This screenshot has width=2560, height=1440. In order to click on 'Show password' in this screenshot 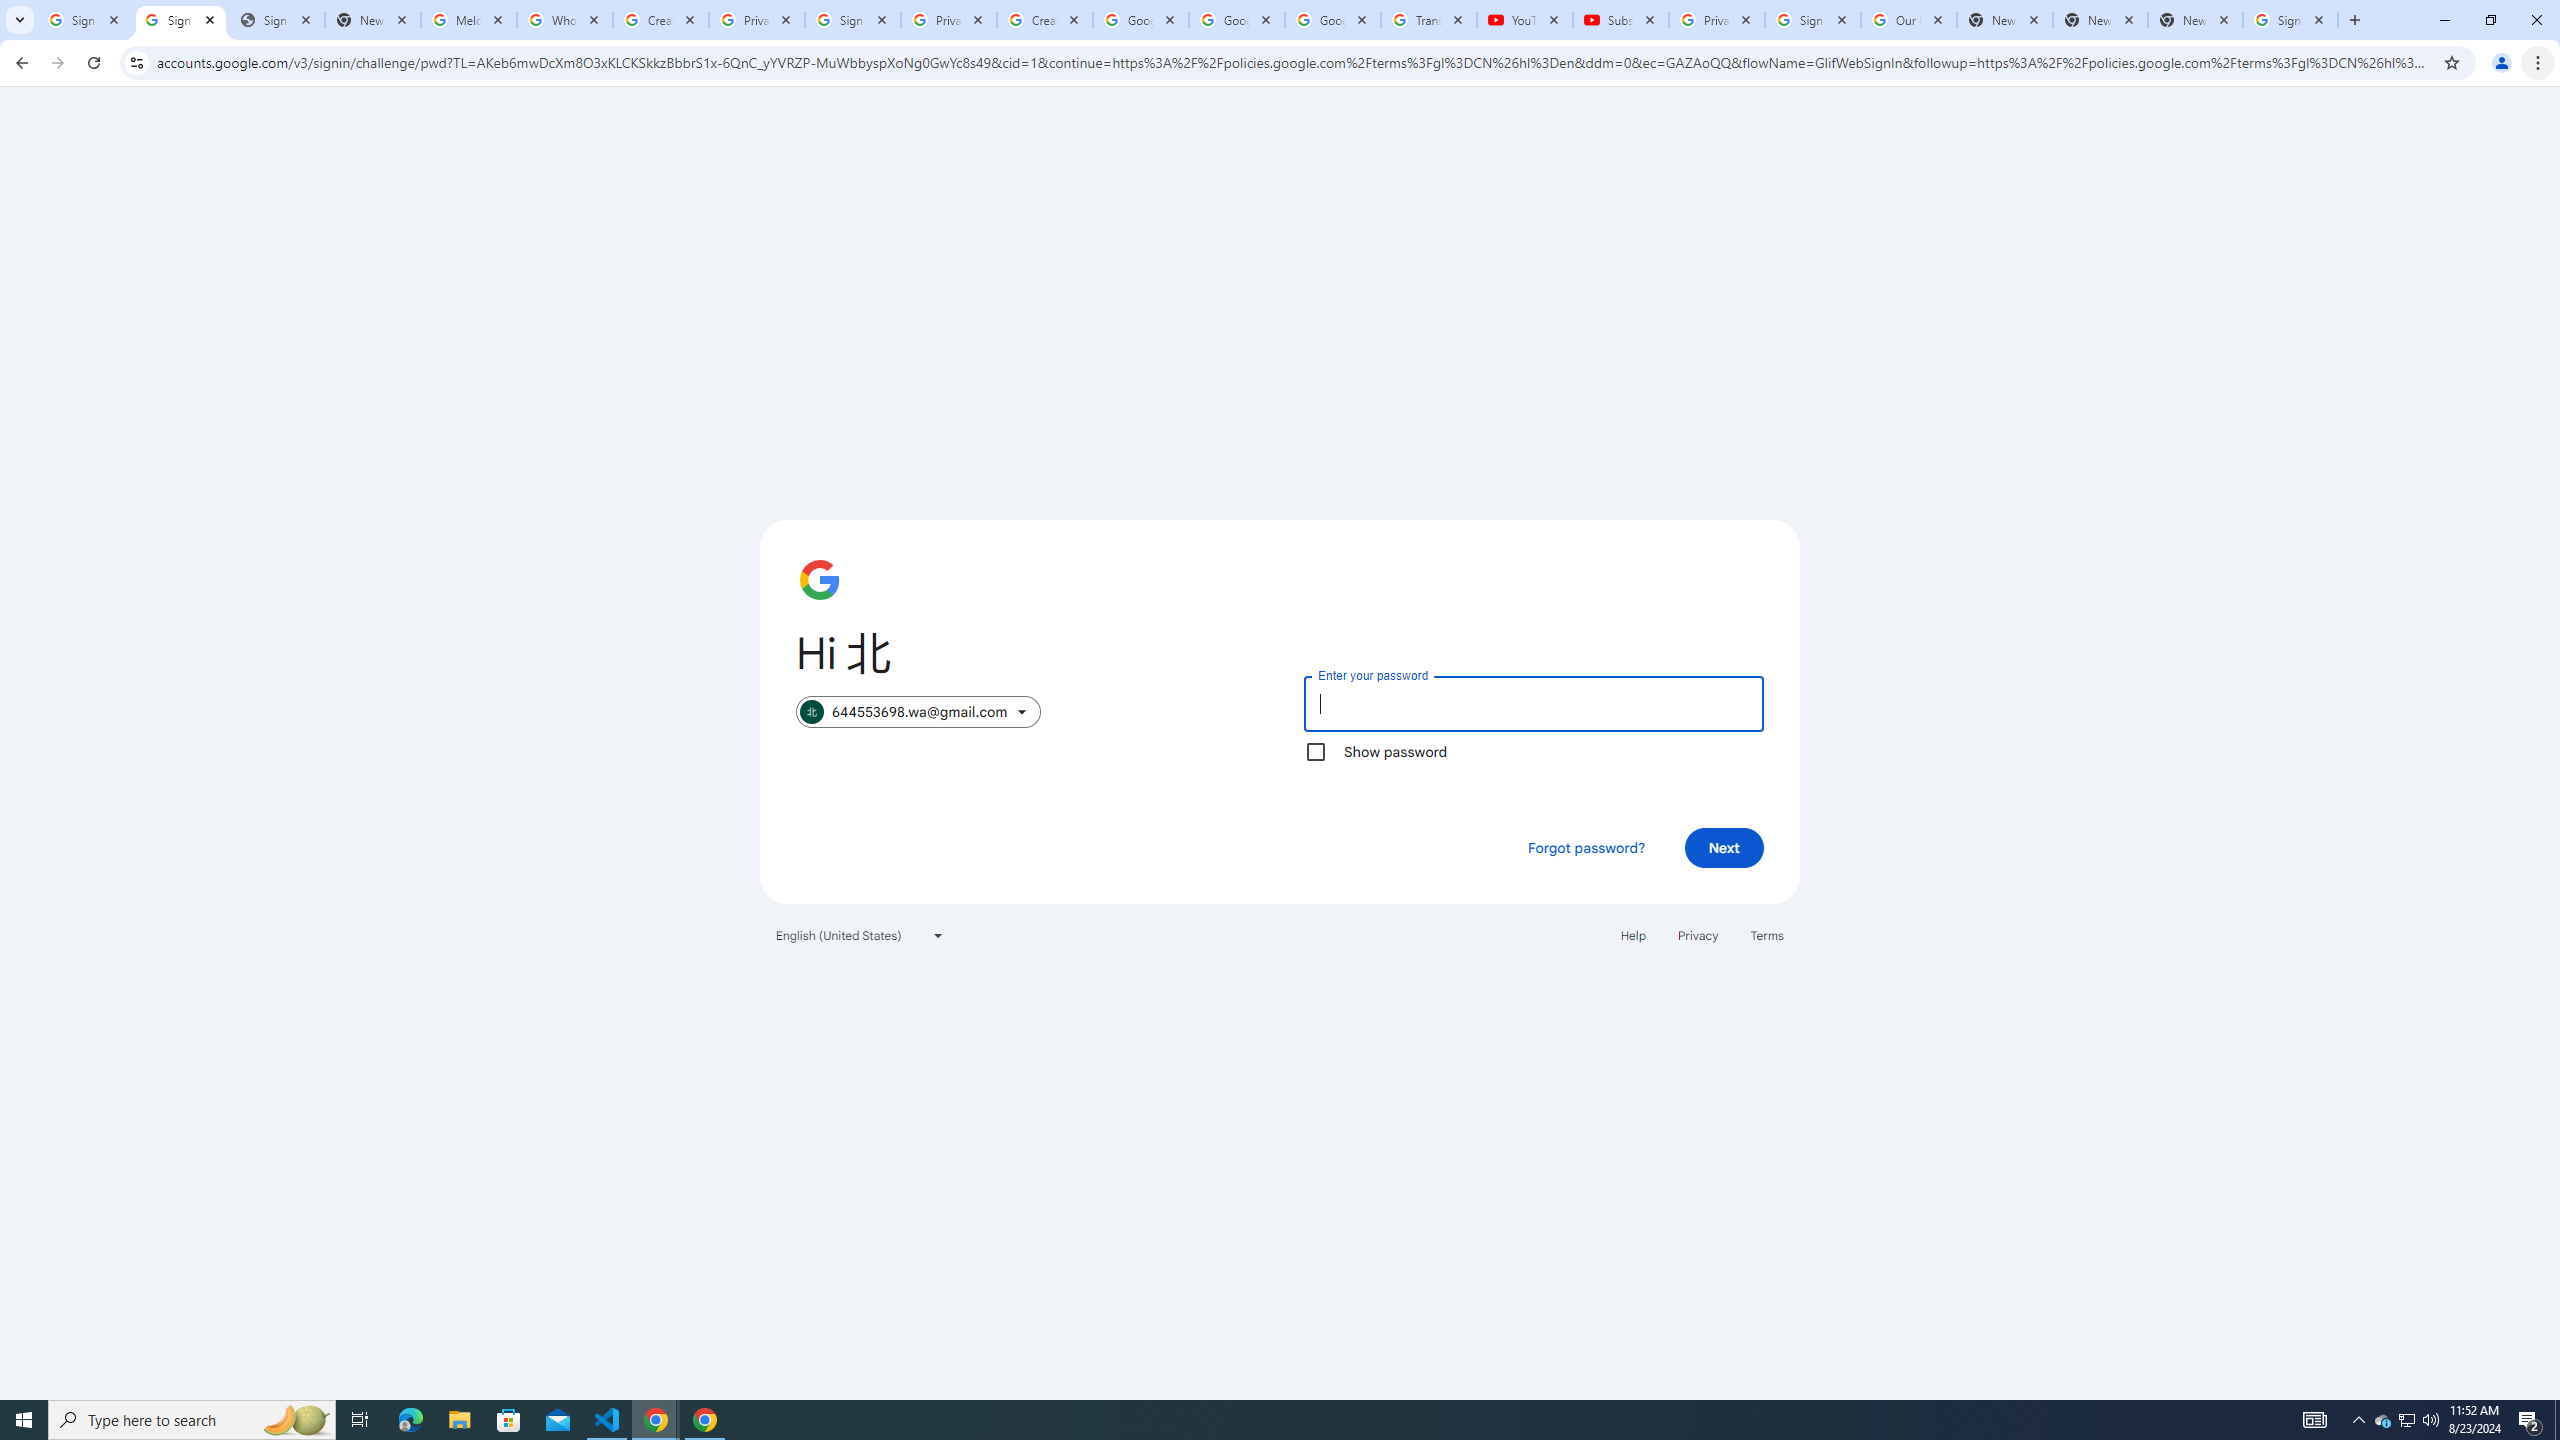, I will do `click(1314, 750)`.